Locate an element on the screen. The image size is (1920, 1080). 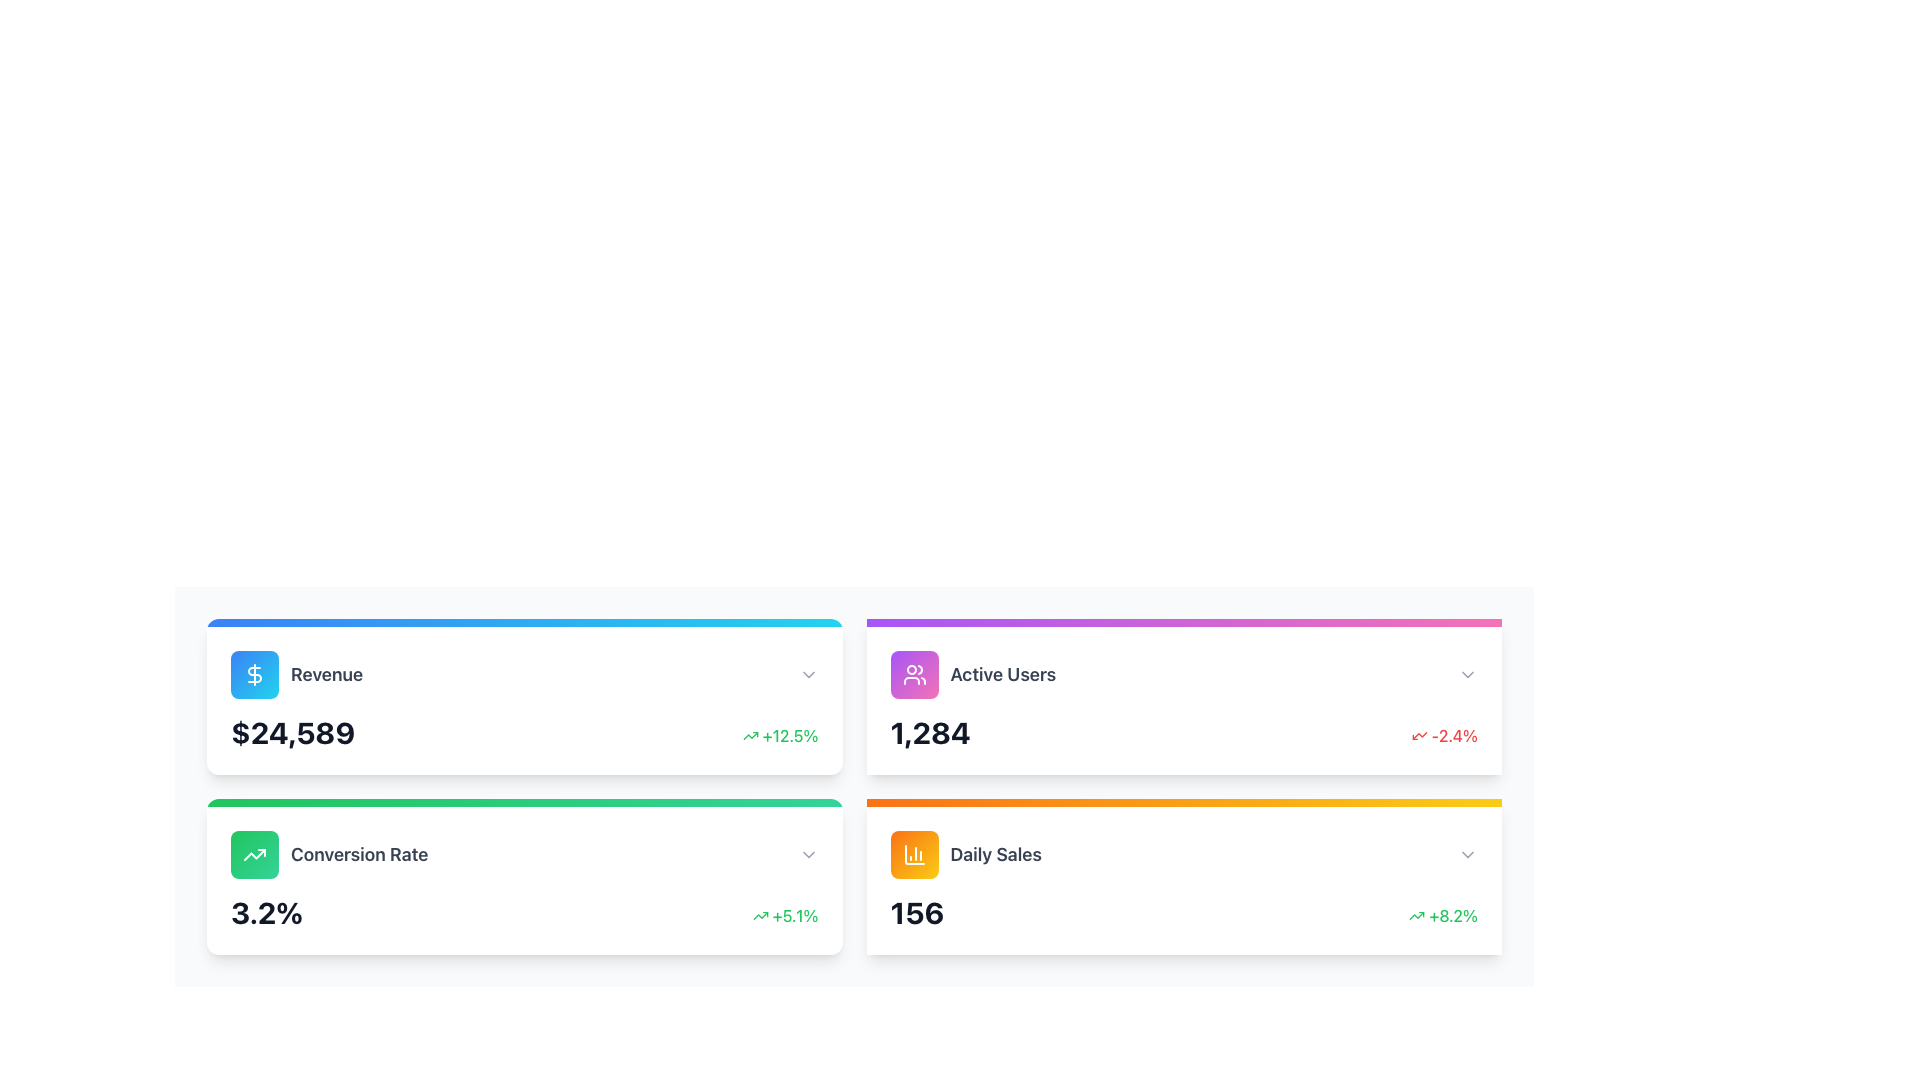
the 'Daily Sales' label located in the bottom-right corner of the dashboard interface, which is below the 'Active Users' section and to the right of the 'Conversion Rate' section is located at coordinates (996, 855).